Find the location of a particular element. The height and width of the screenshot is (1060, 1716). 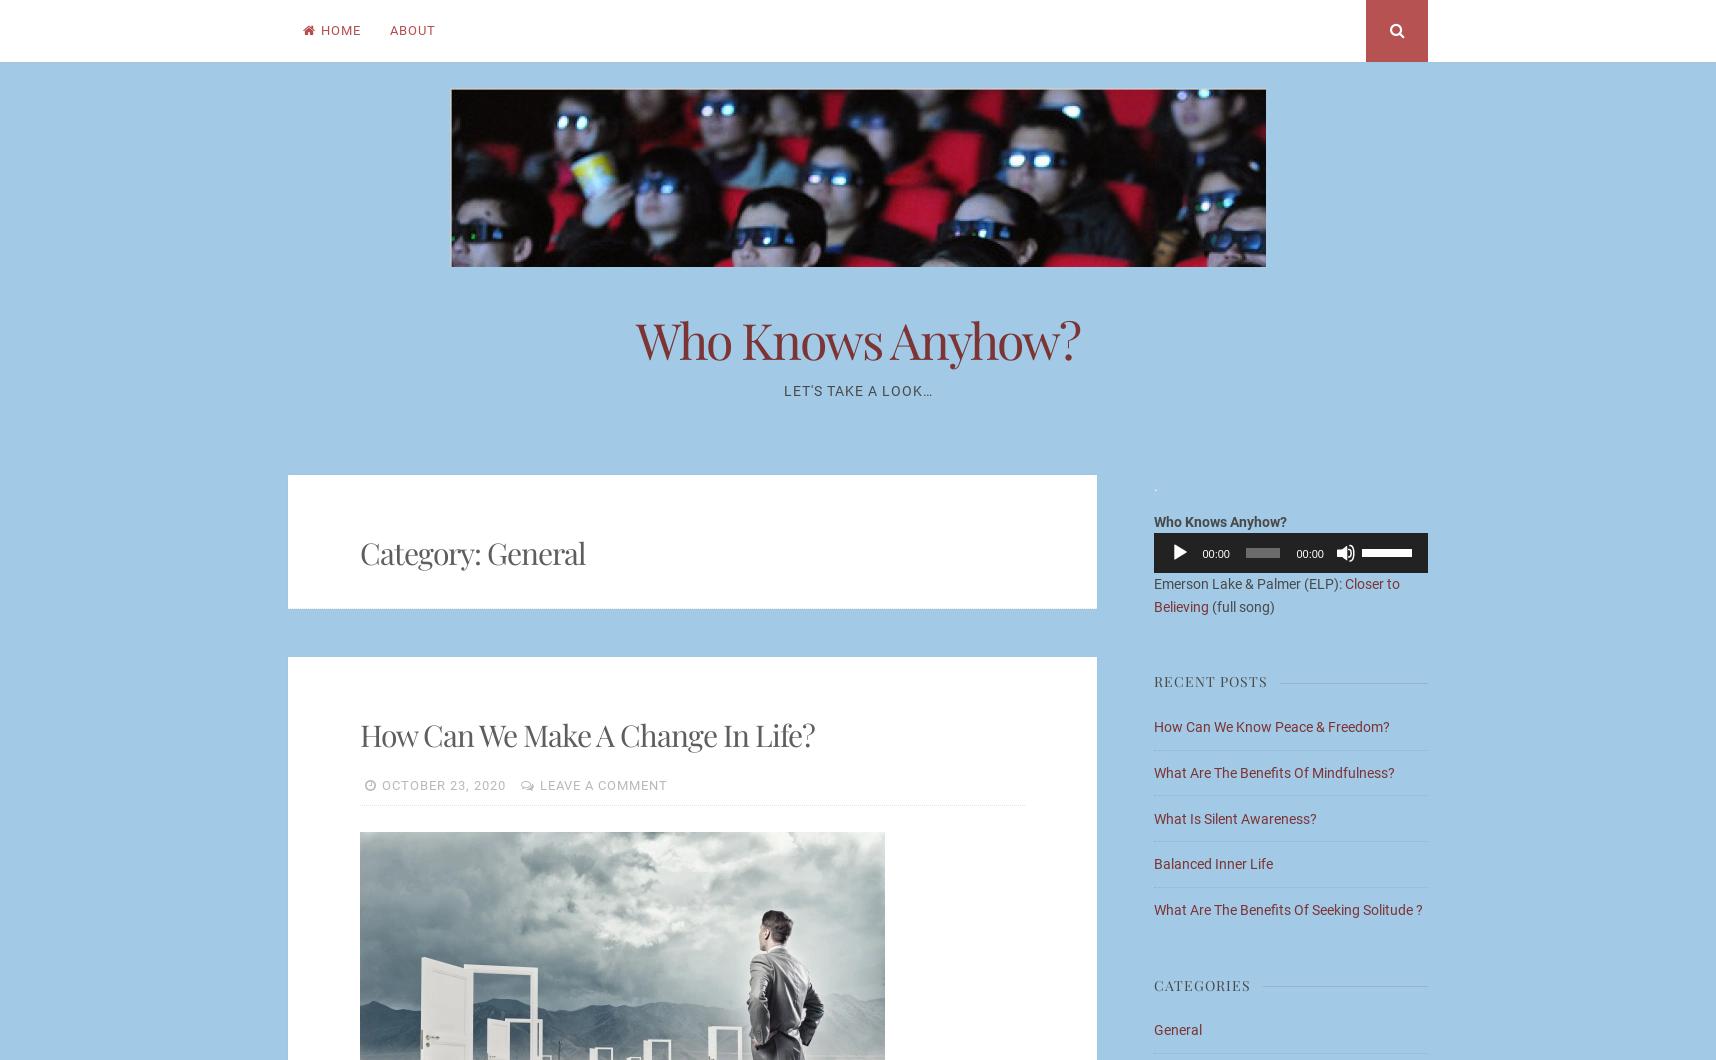

'Categories' is located at coordinates (1202, 983).